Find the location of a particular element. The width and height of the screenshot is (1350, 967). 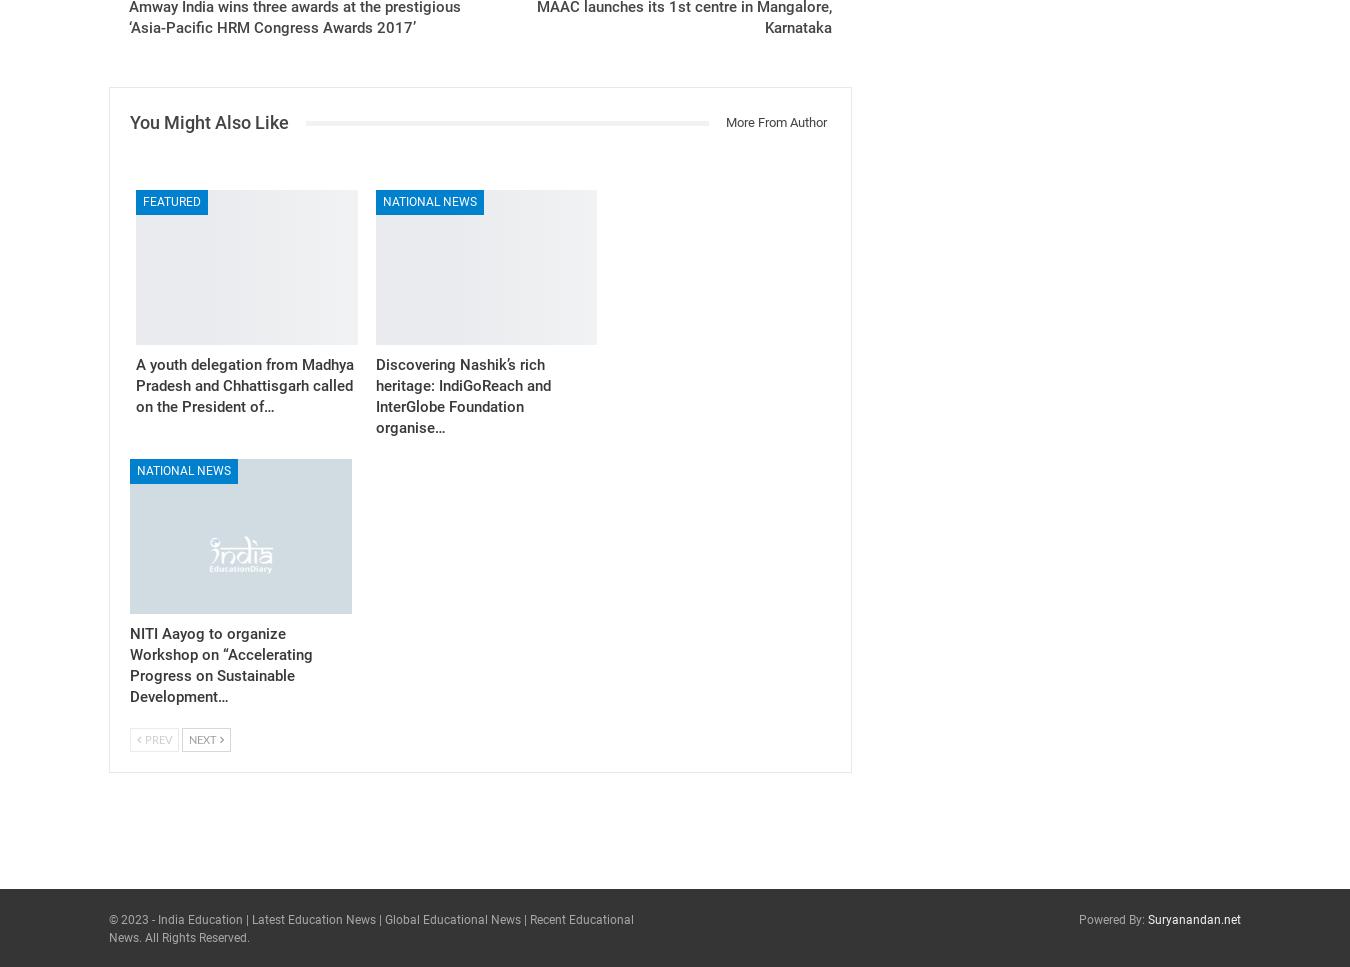

'Prev' is located at coordinates (142, 738).